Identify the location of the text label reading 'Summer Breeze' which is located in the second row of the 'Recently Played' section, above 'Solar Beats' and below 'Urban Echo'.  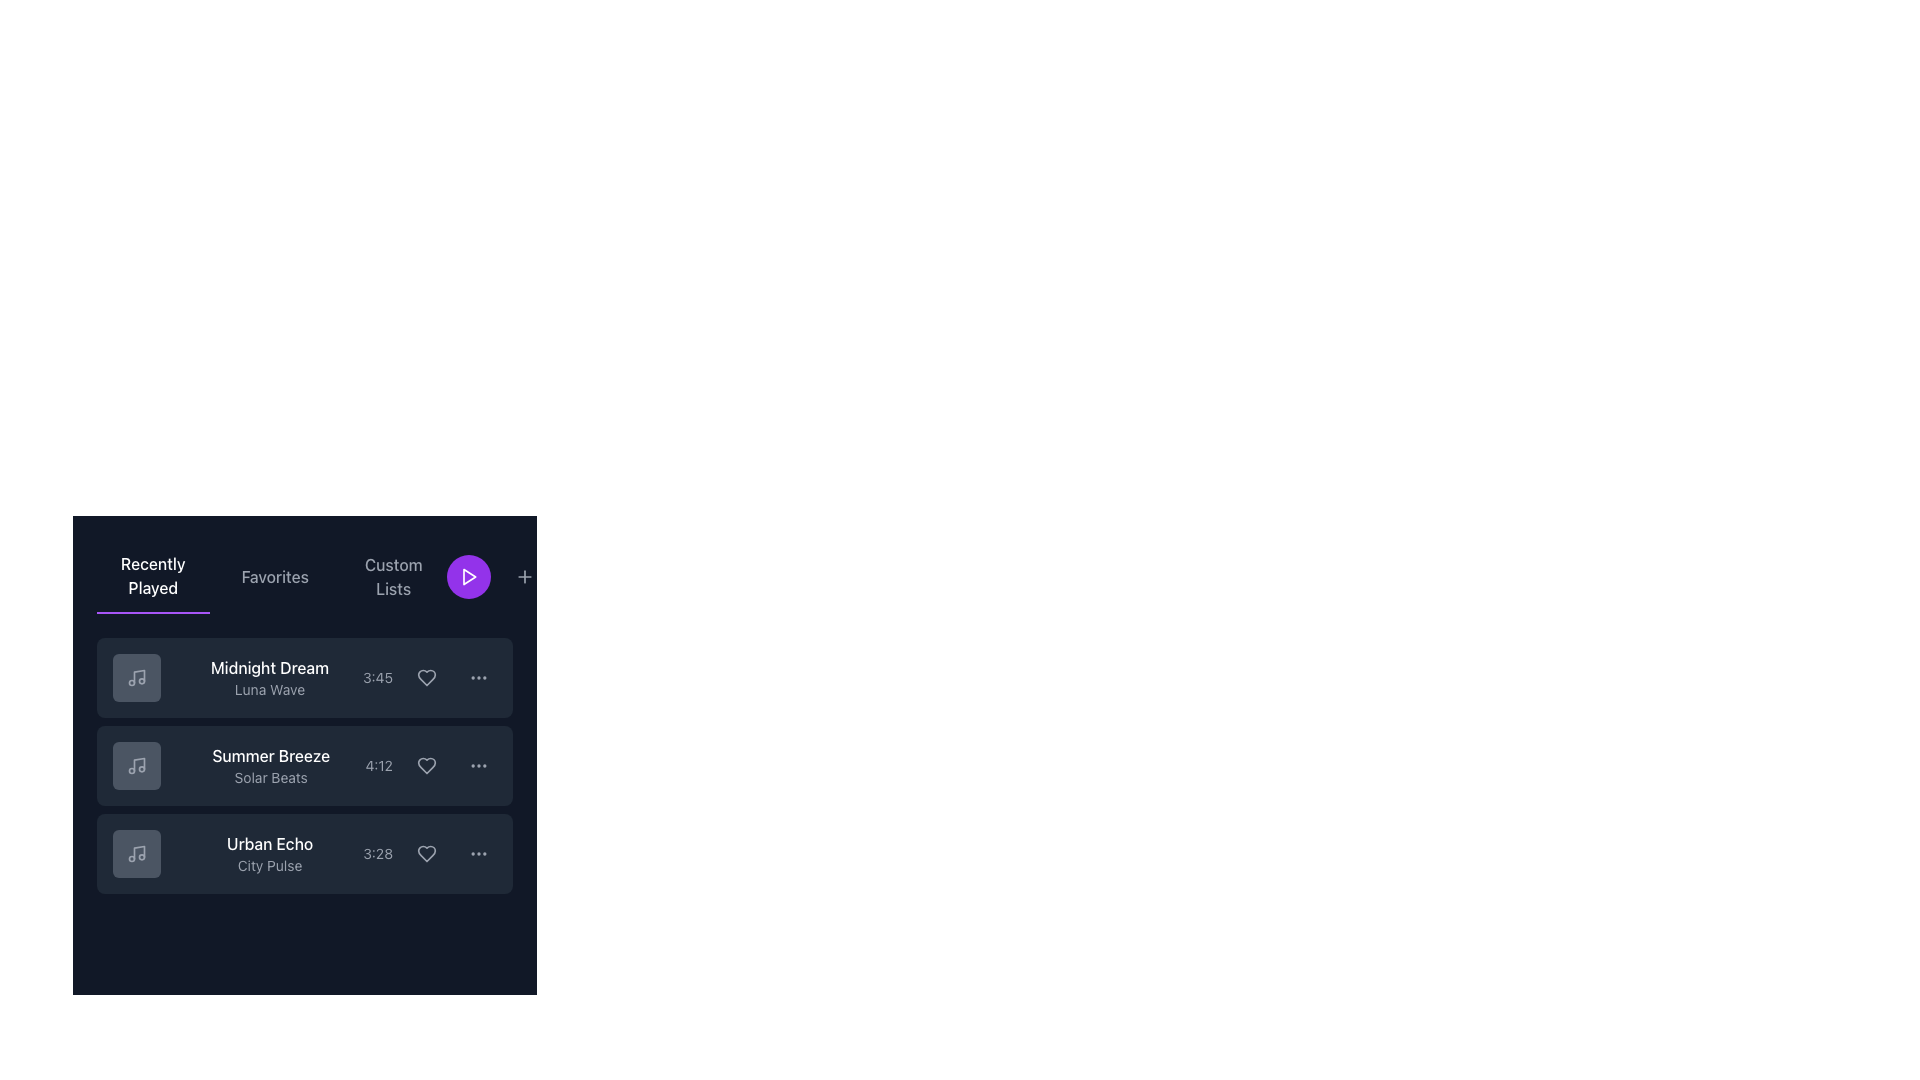
(270, 756).